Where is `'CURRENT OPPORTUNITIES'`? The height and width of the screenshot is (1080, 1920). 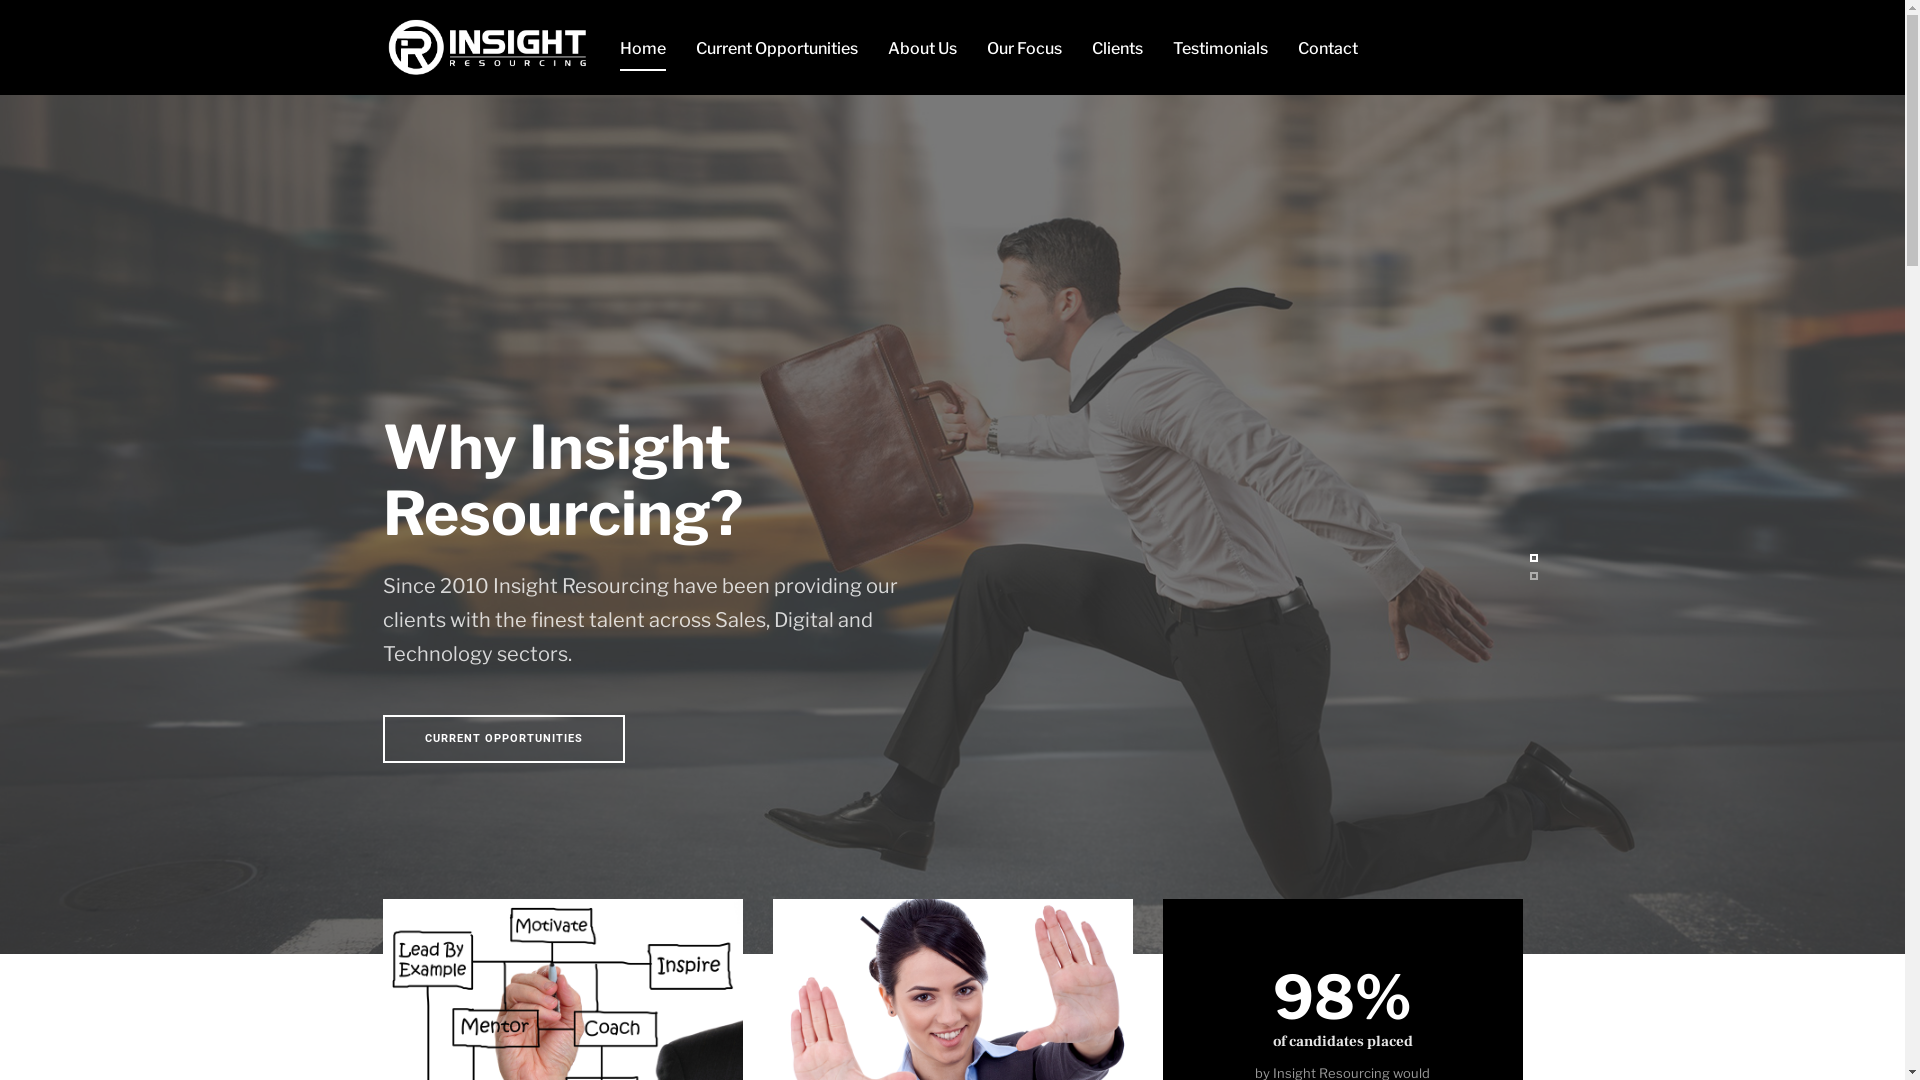
'CURRENT OPPORTUNITIES' is located at coordinates (503, 739).